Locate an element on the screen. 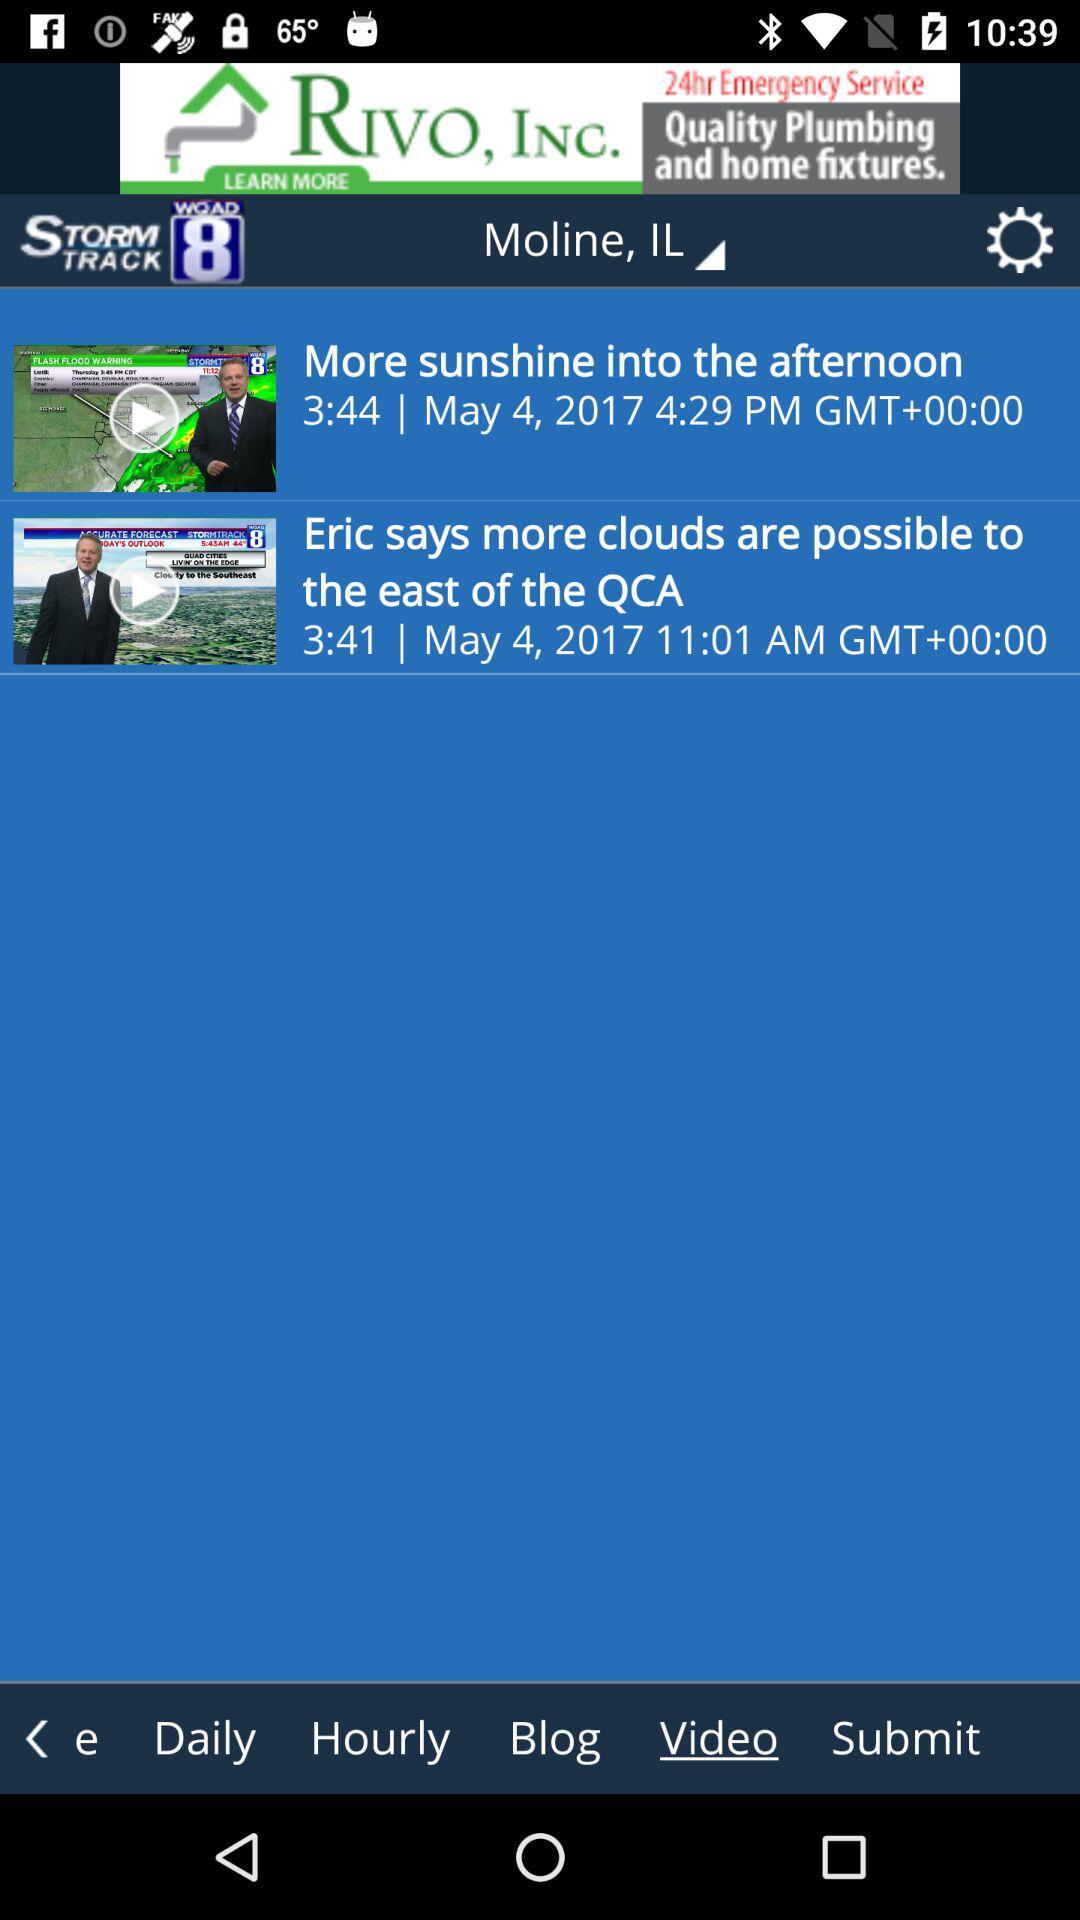 Image resolution: width=1080 pixels, height=1920 pixels. the arrow_backward icon is located at coordinates (36, 1737).